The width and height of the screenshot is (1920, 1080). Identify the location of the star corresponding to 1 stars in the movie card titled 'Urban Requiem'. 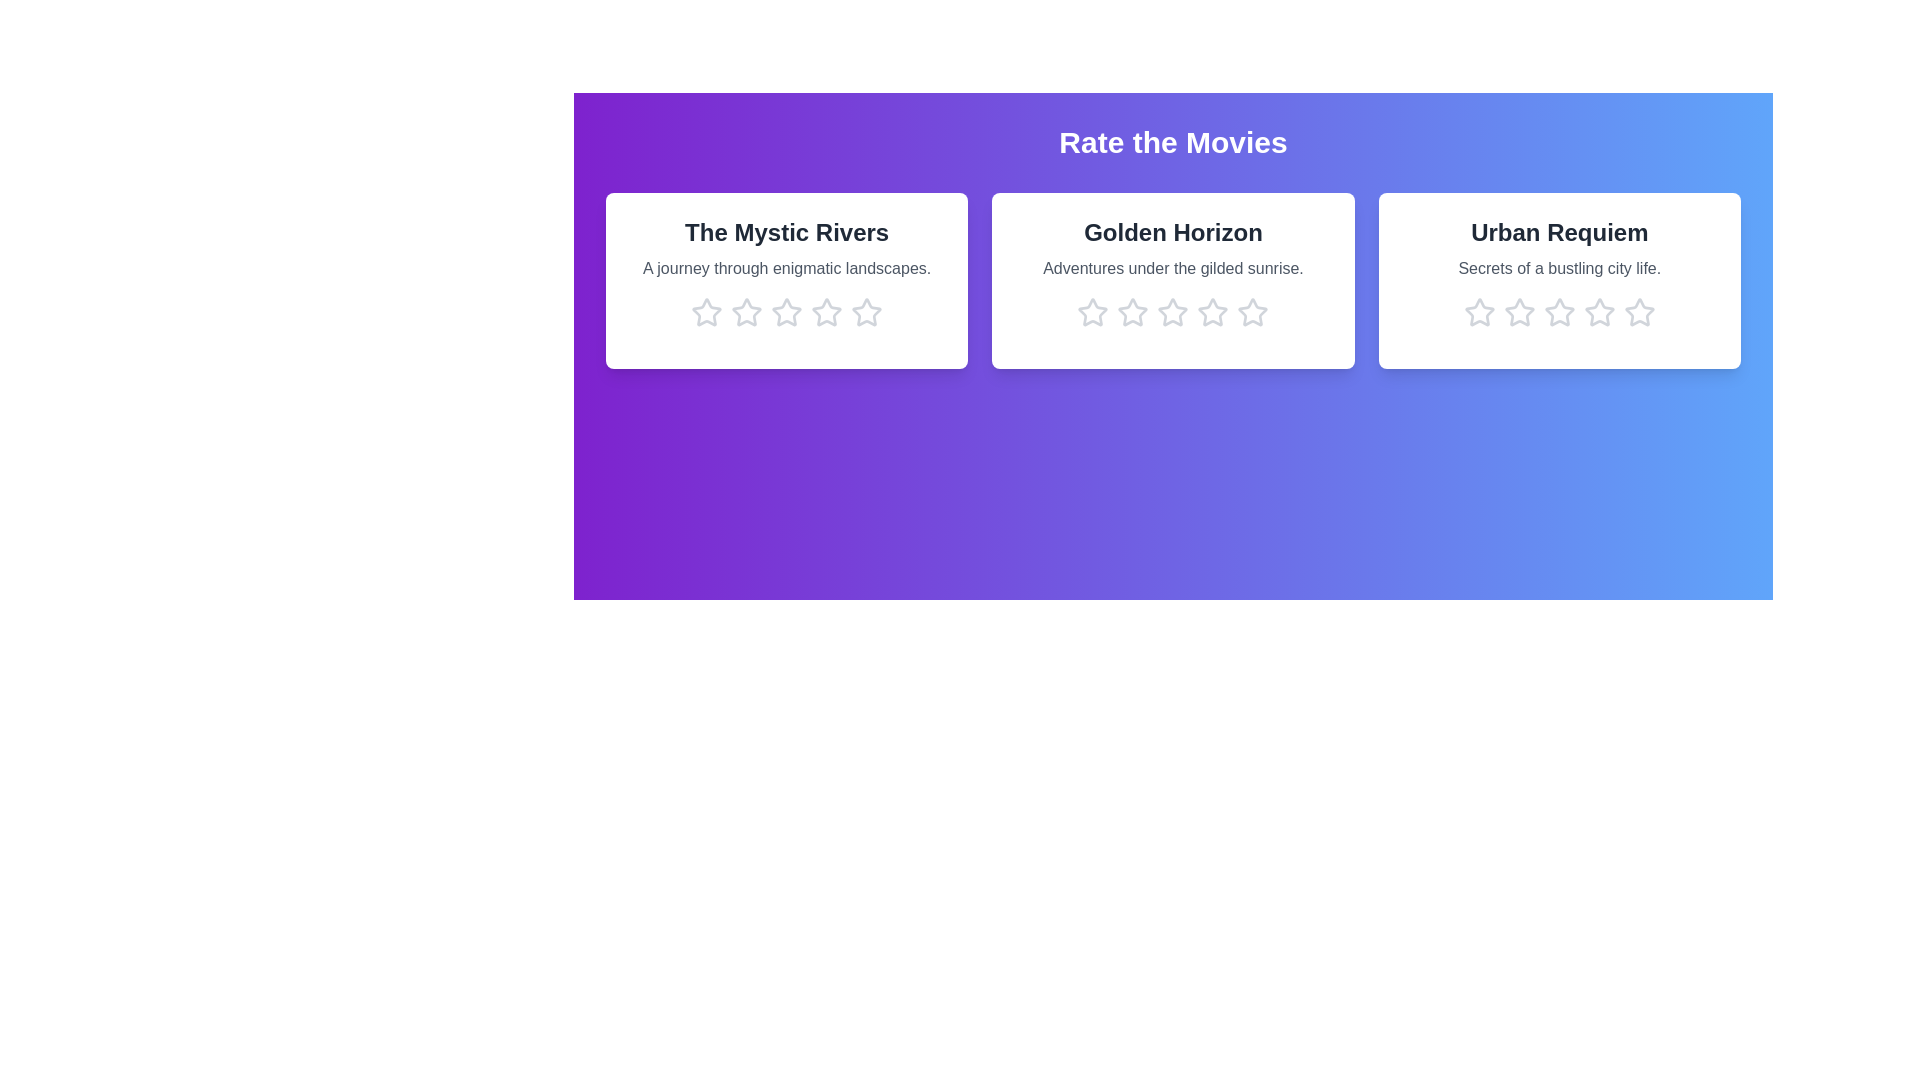
(1479, 312).